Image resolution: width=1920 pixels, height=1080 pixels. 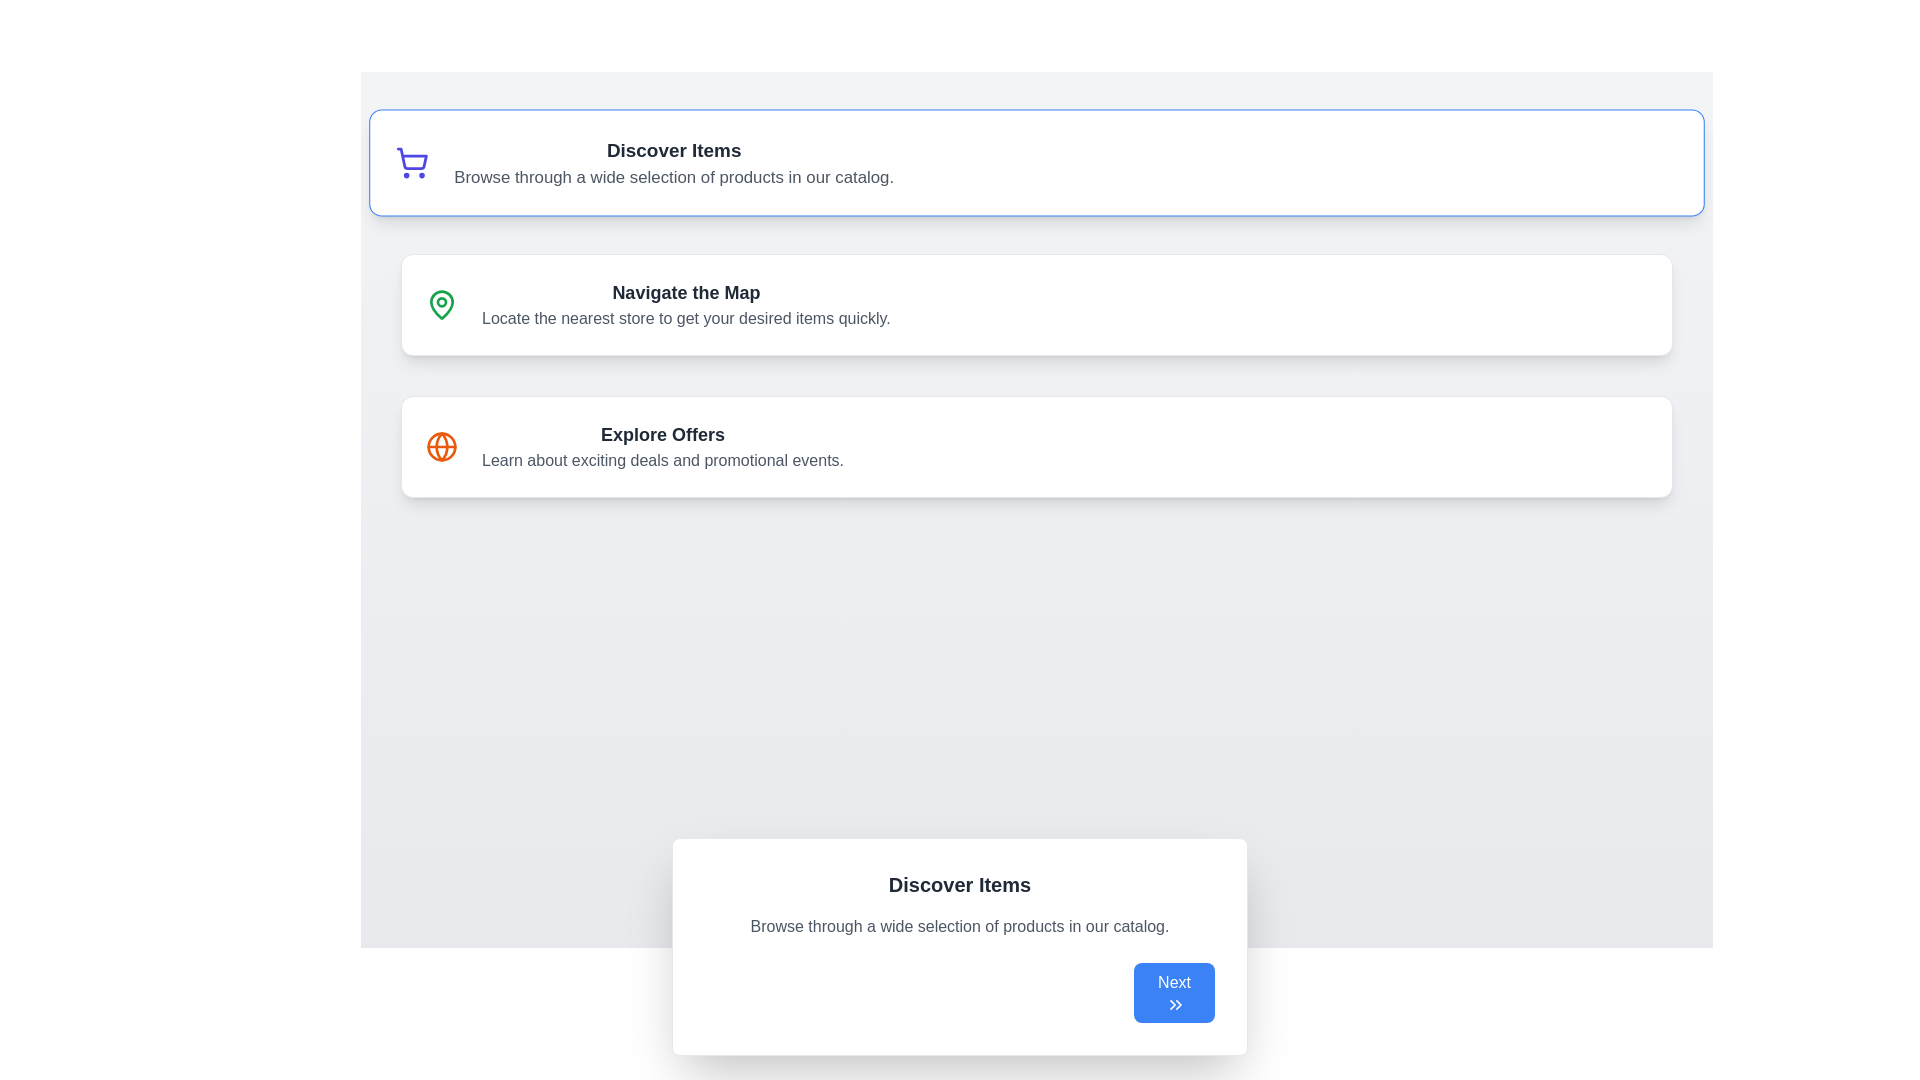 I want to click on the text line stating 'Browse through a wide selection of products in our catalog.', which is styled in muted gray and located directly under the 'Discover Items' header in the top card section of the page, so click(x=674, y=176).